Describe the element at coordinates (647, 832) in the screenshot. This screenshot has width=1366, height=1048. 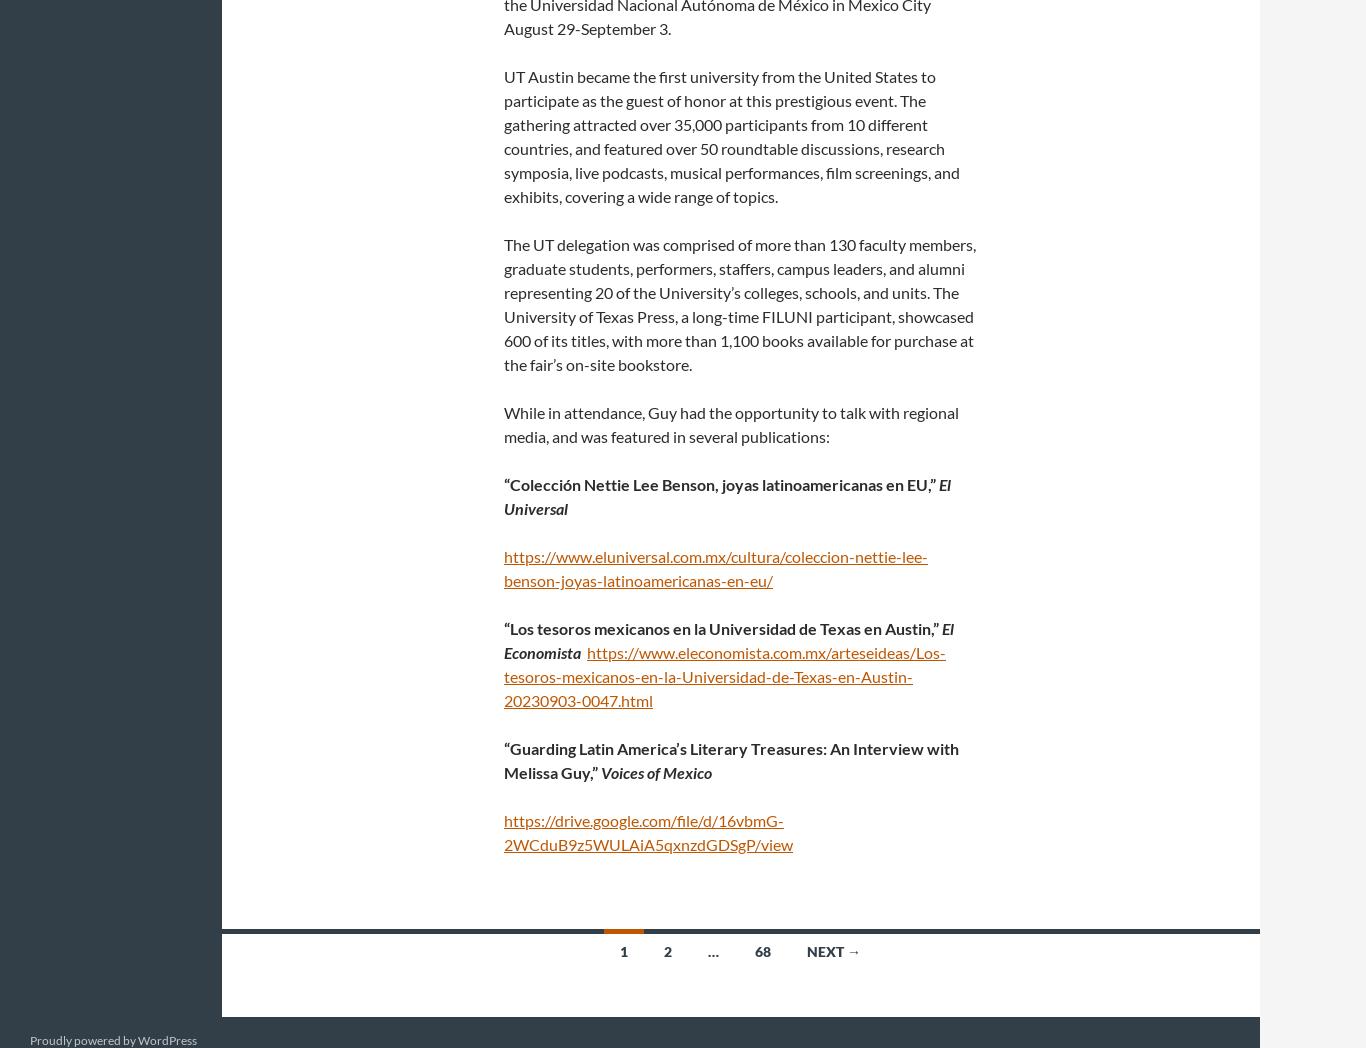
I see `'https://drive.google.com/file/d/16vbmG-2WCduB9z5WULAiA5qxnzdGDSgP/view'` at that location.